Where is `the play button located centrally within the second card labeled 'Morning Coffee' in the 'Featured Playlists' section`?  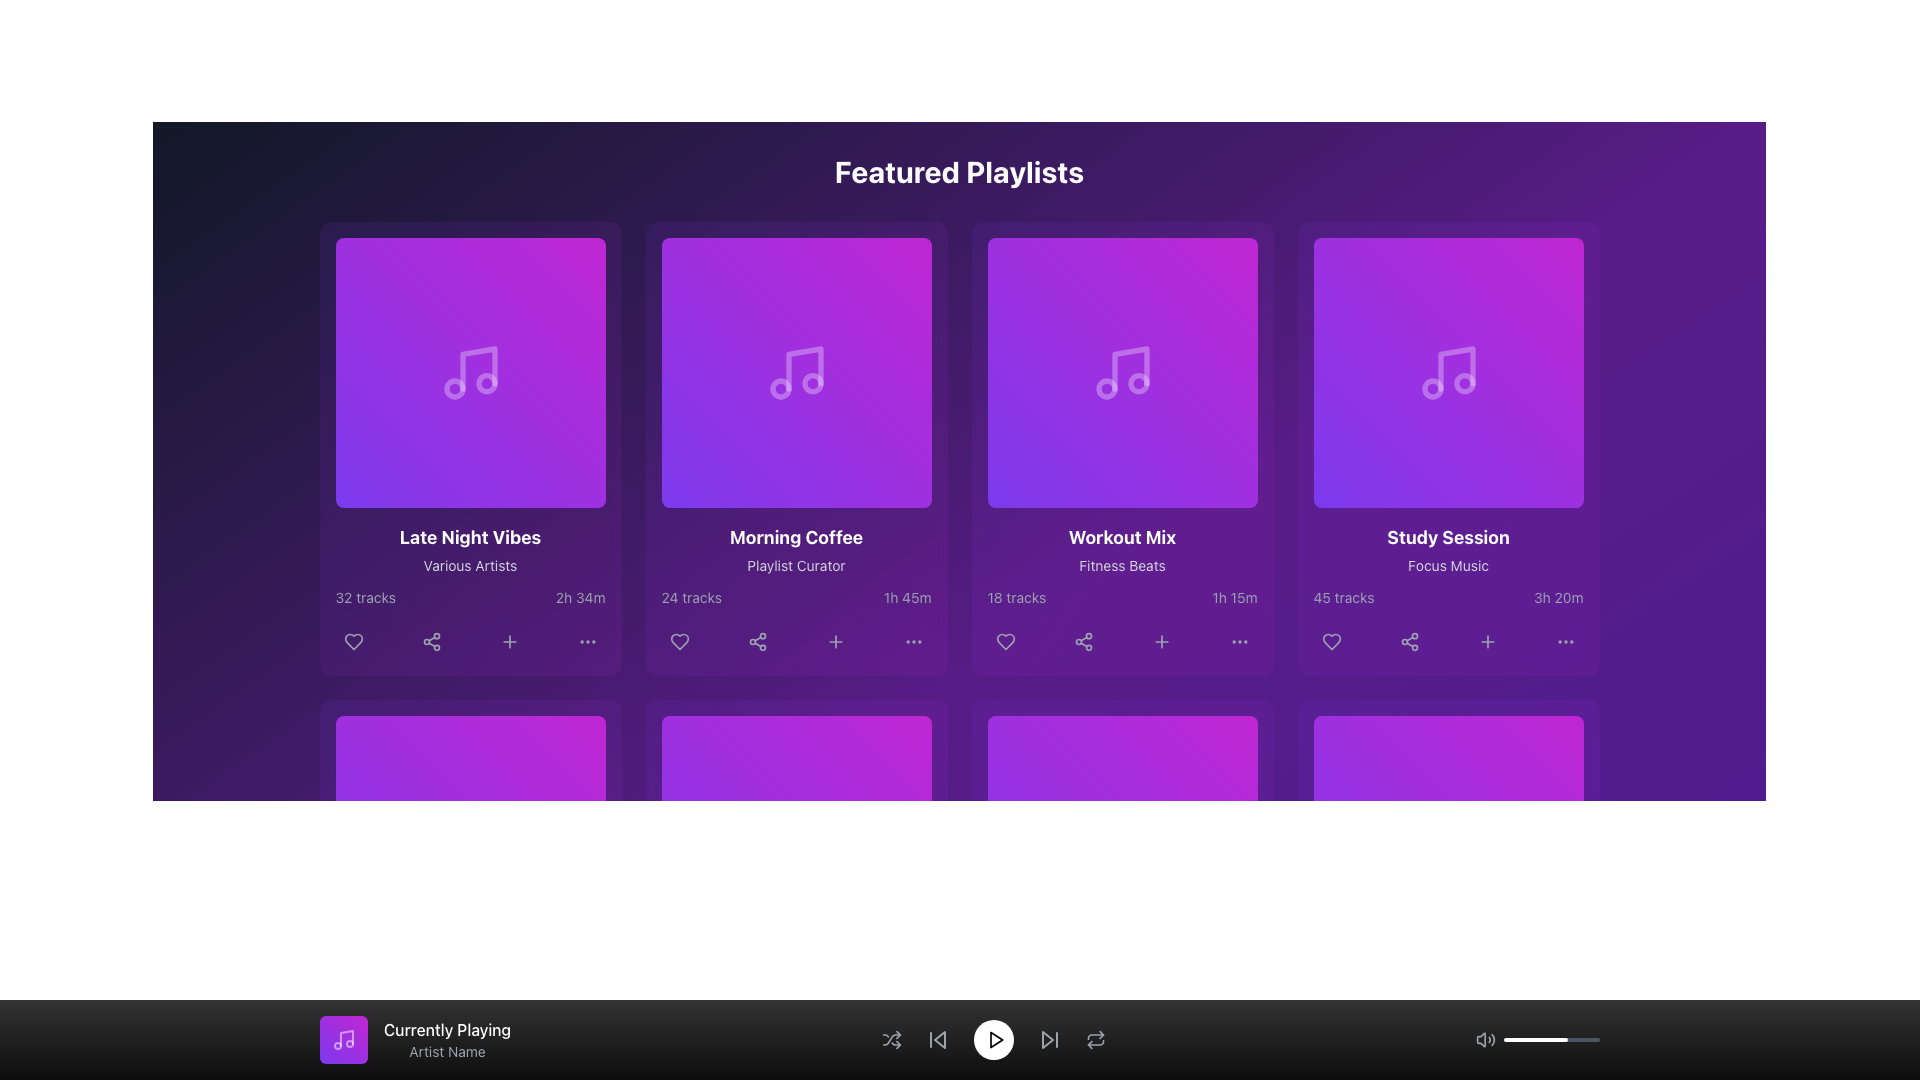
the play button located centrally within the second card labeled 'Morning Coffee' in the 'Featured Playlists' section is located at coordinates (797, 373).